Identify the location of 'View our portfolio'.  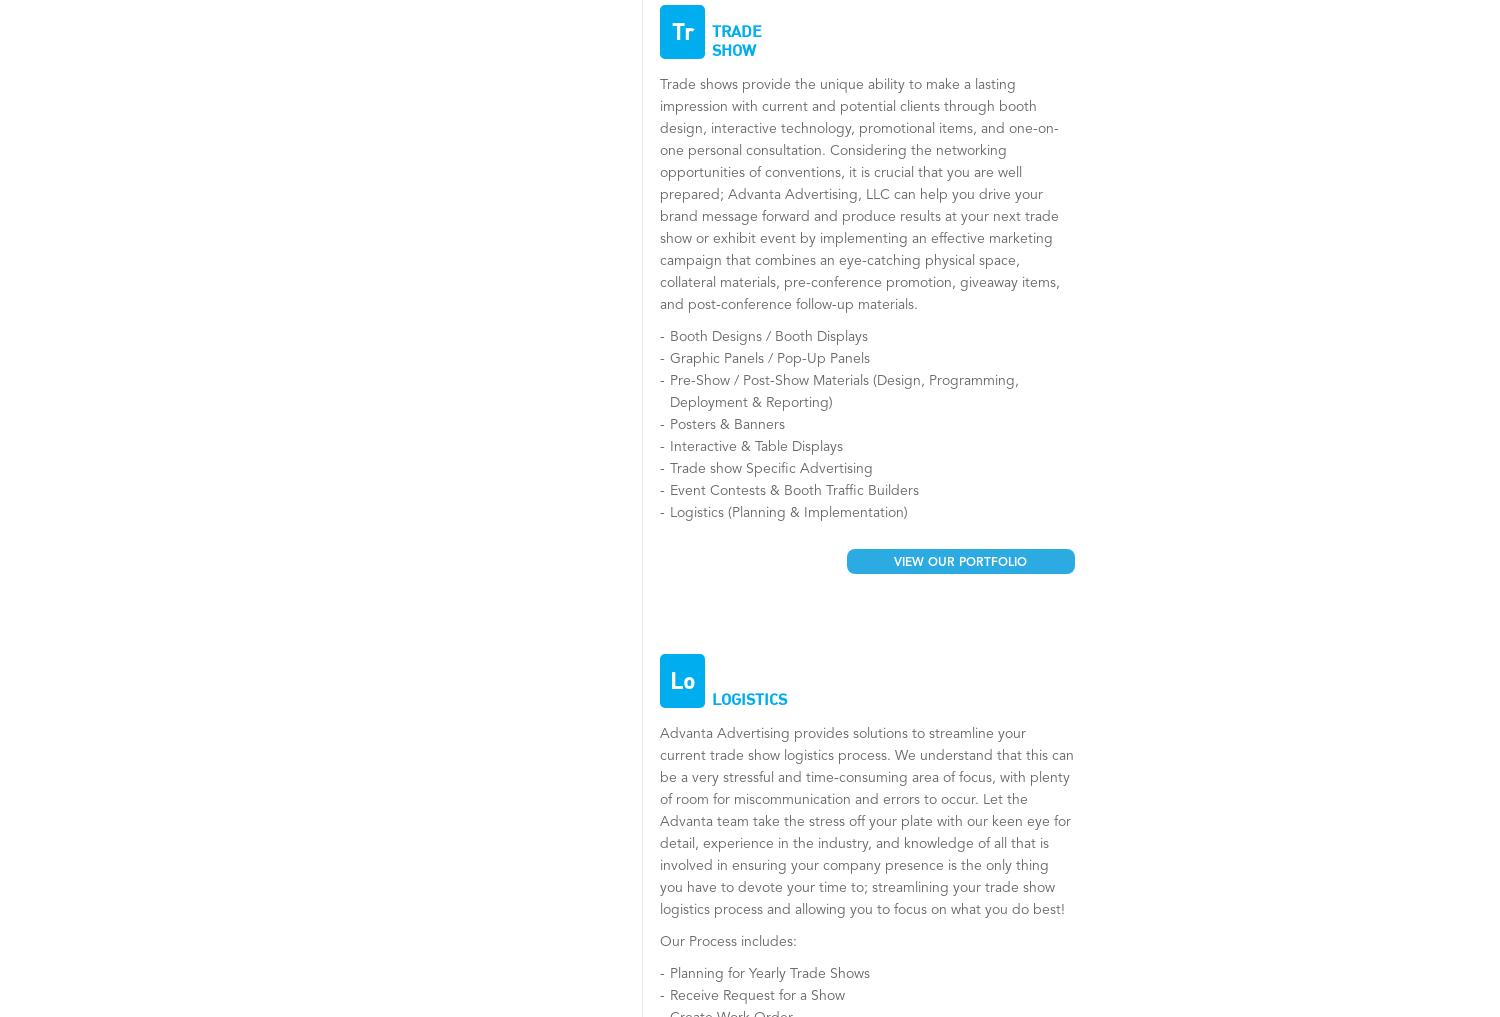
(959, 563).